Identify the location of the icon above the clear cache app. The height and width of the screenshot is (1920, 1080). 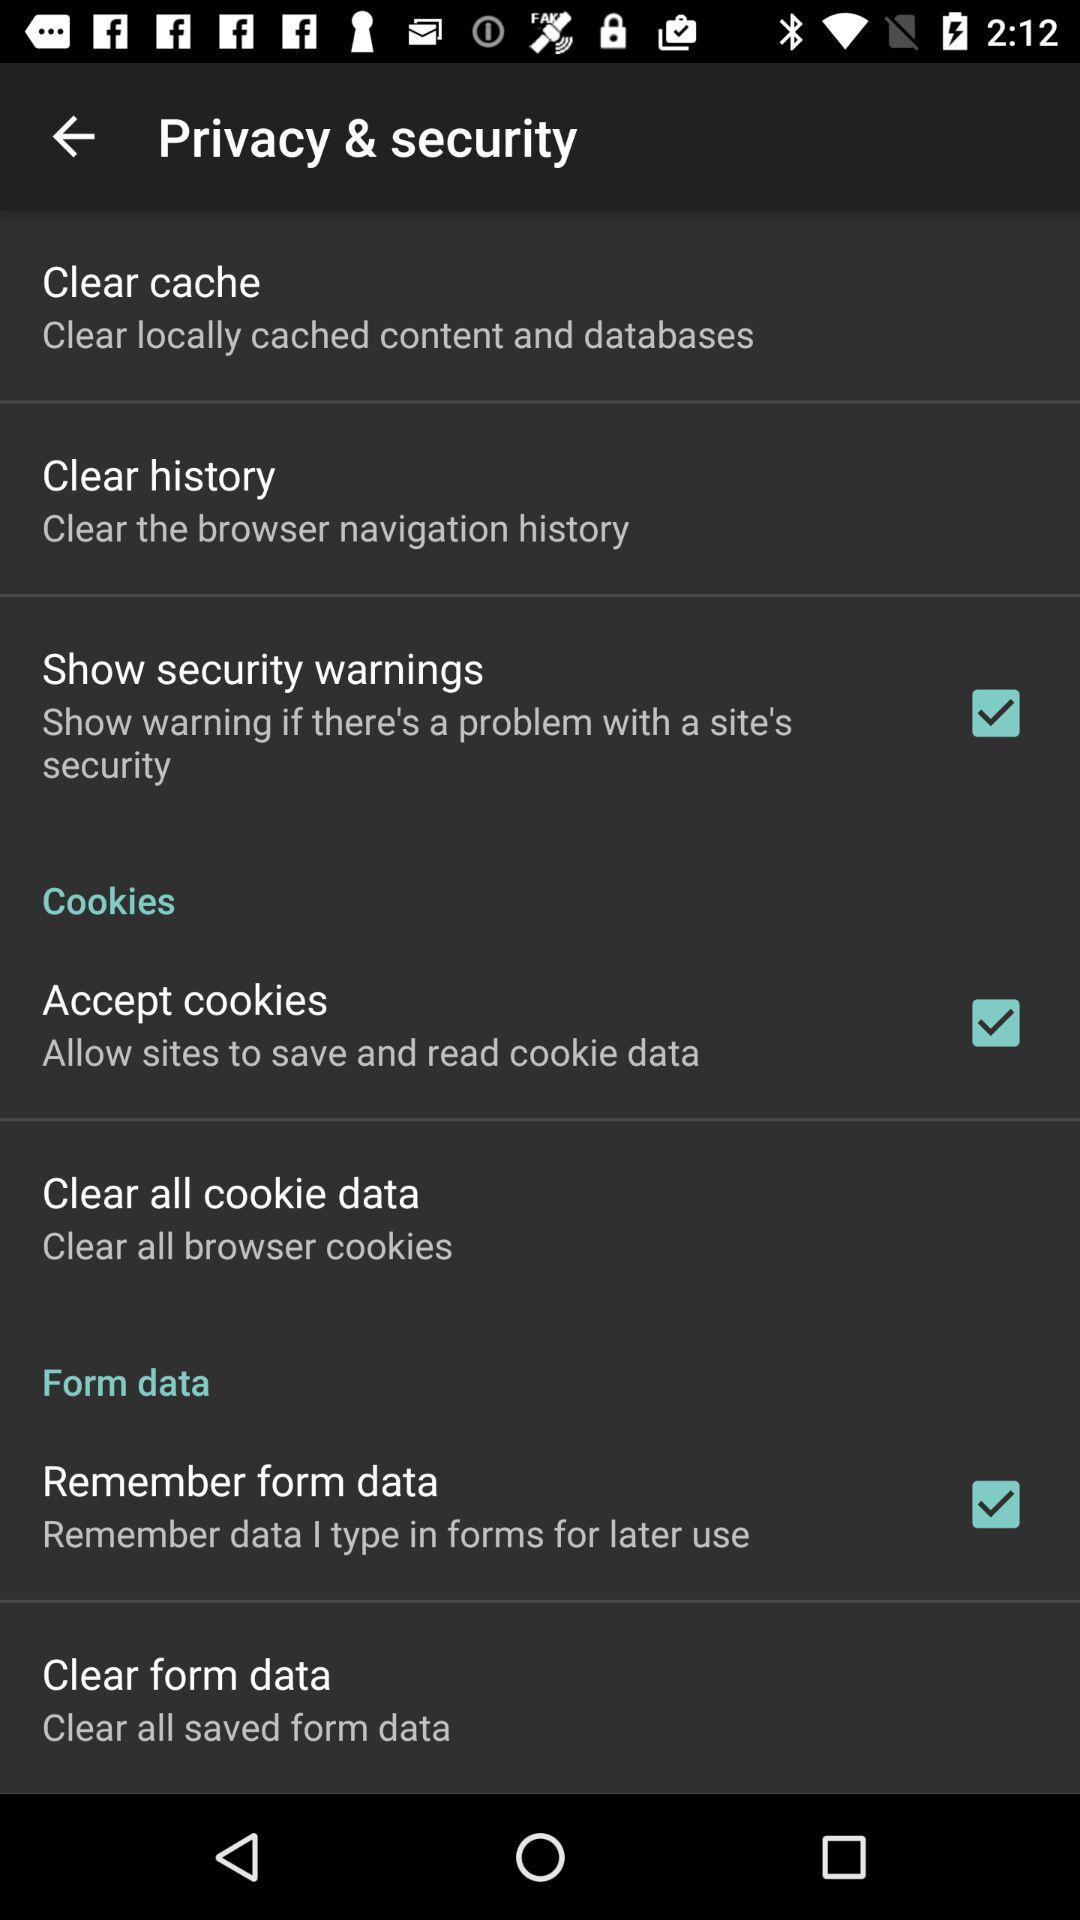
(72, 135).